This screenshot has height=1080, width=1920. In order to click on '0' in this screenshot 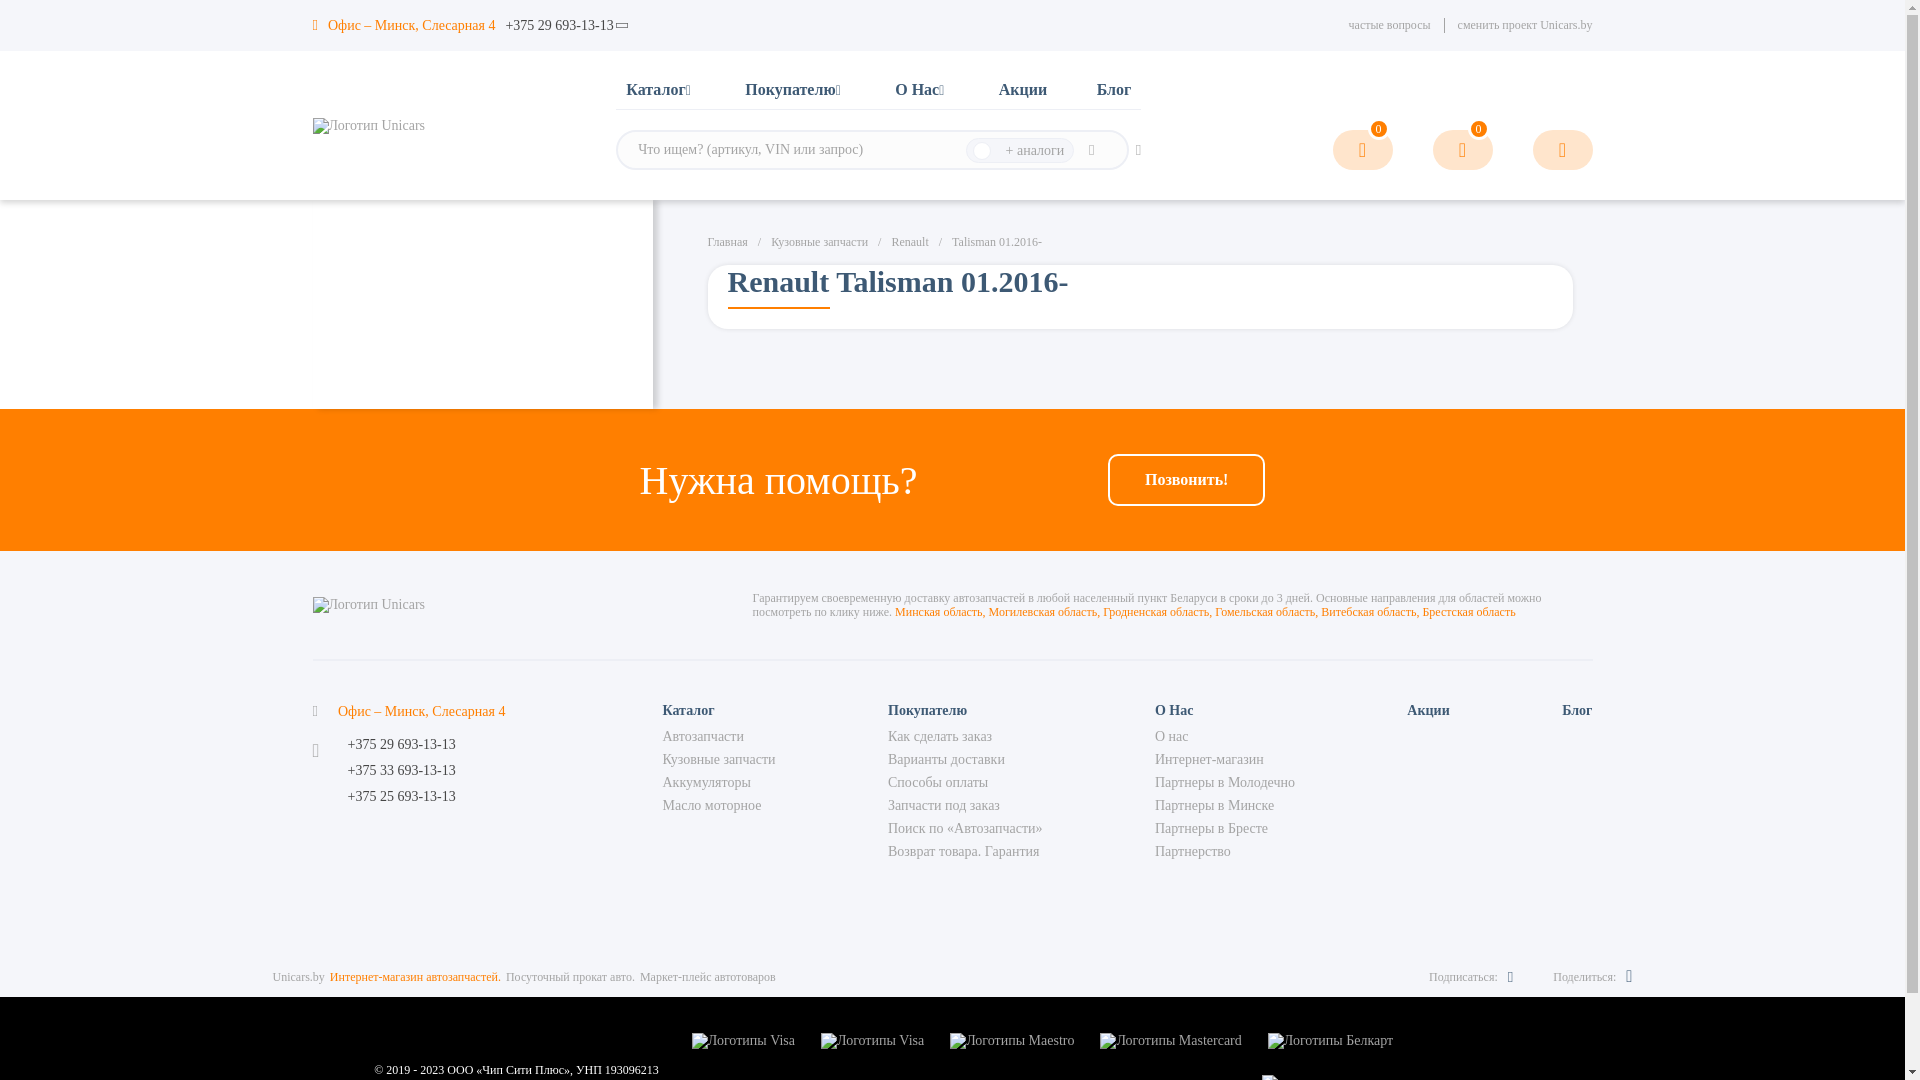, I will do `click(1462, 149)`.